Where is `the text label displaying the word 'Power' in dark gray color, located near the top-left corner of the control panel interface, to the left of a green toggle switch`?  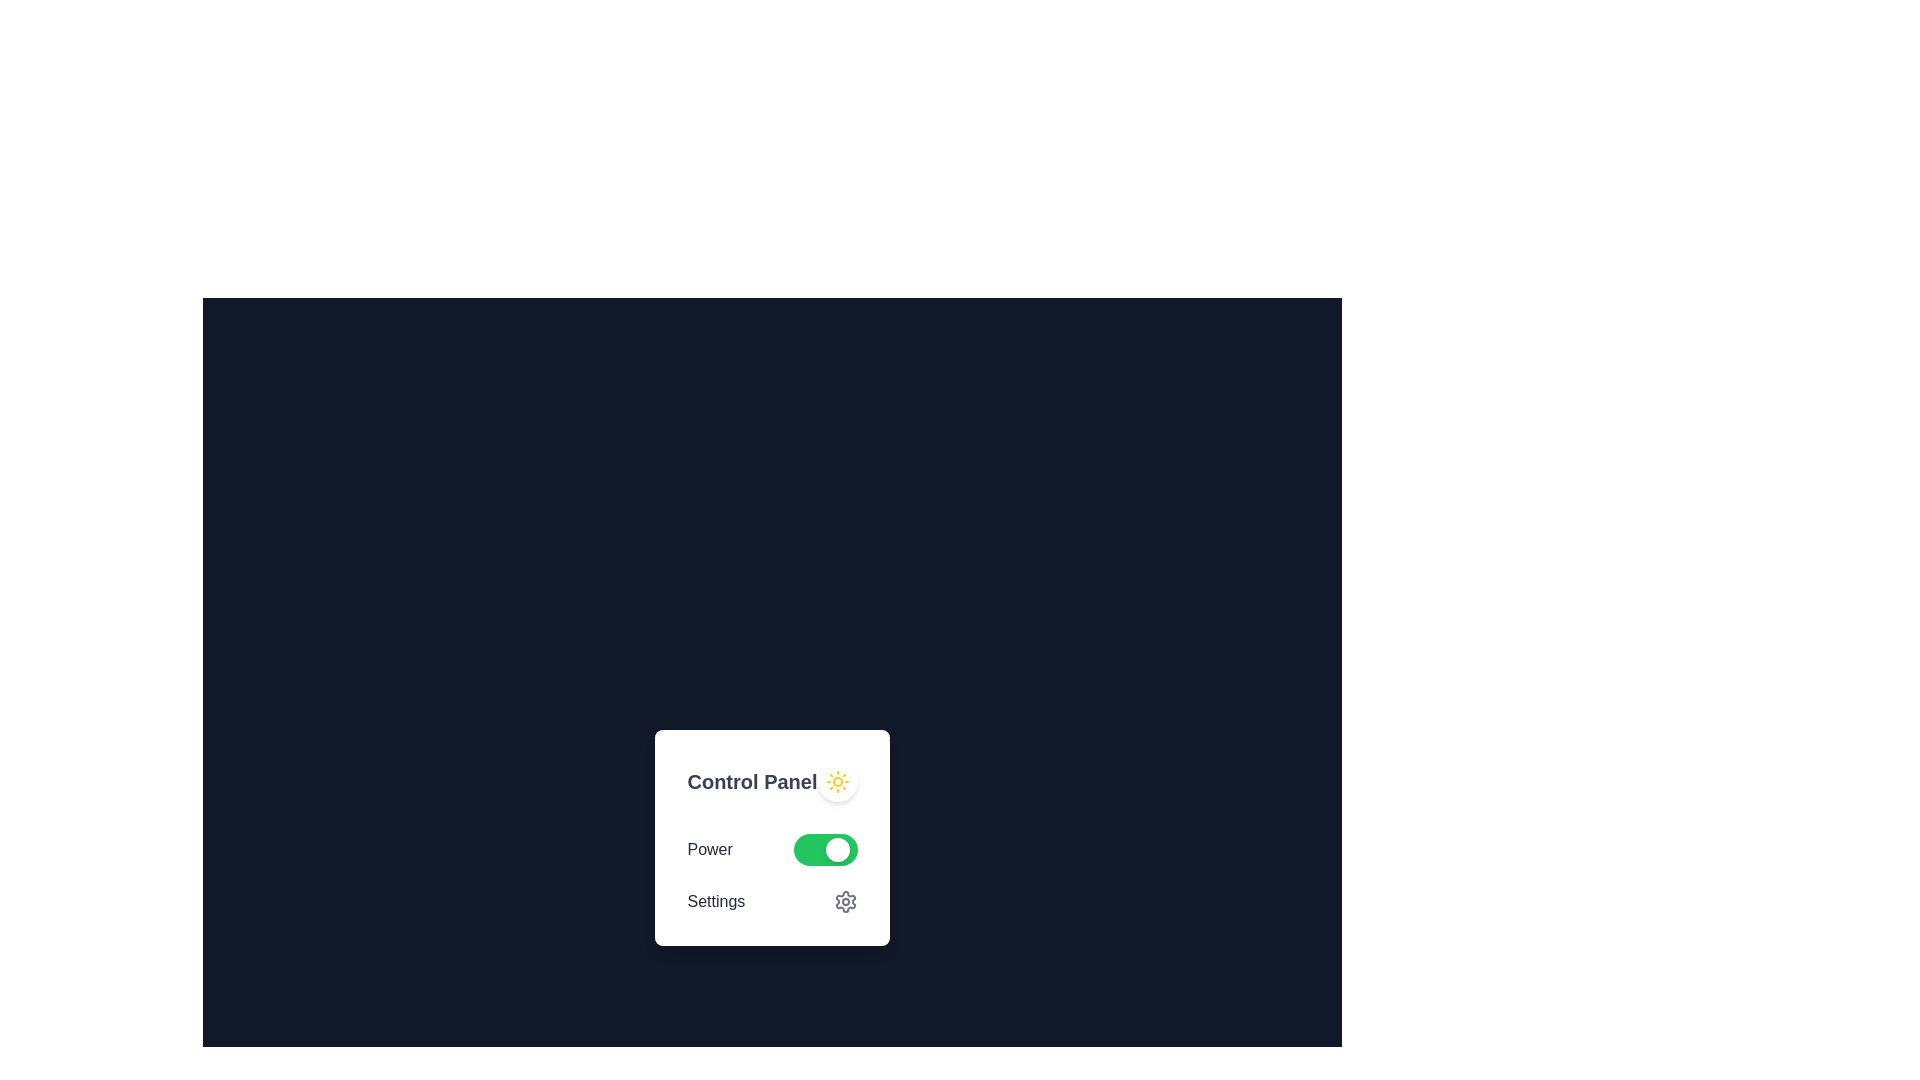 the text label displaying the word 'Power' in dark gray color, located near the top-left corner of the control panel interface, to the left of a green toggle switch is located at coordinates (710, 849).